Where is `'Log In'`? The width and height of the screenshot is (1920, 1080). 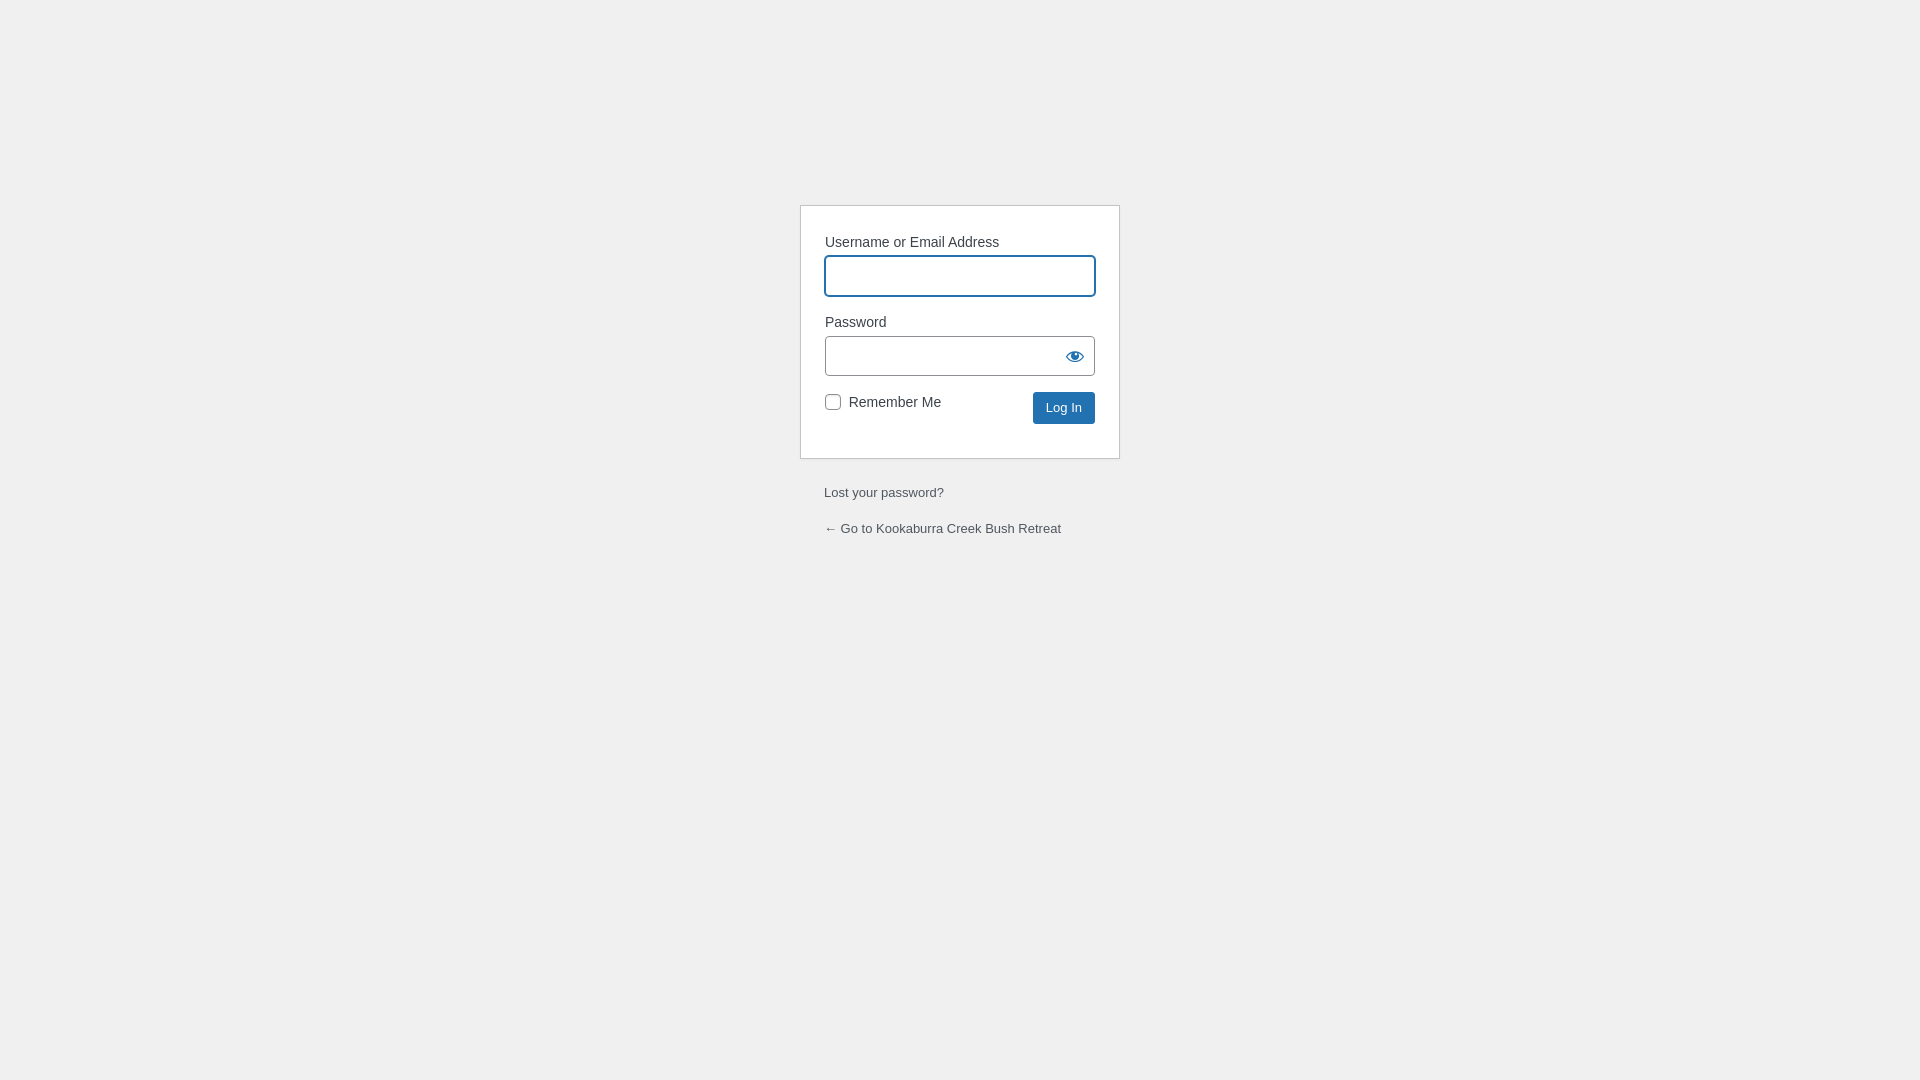
'Log In' is located at coordinates (1032, 407).